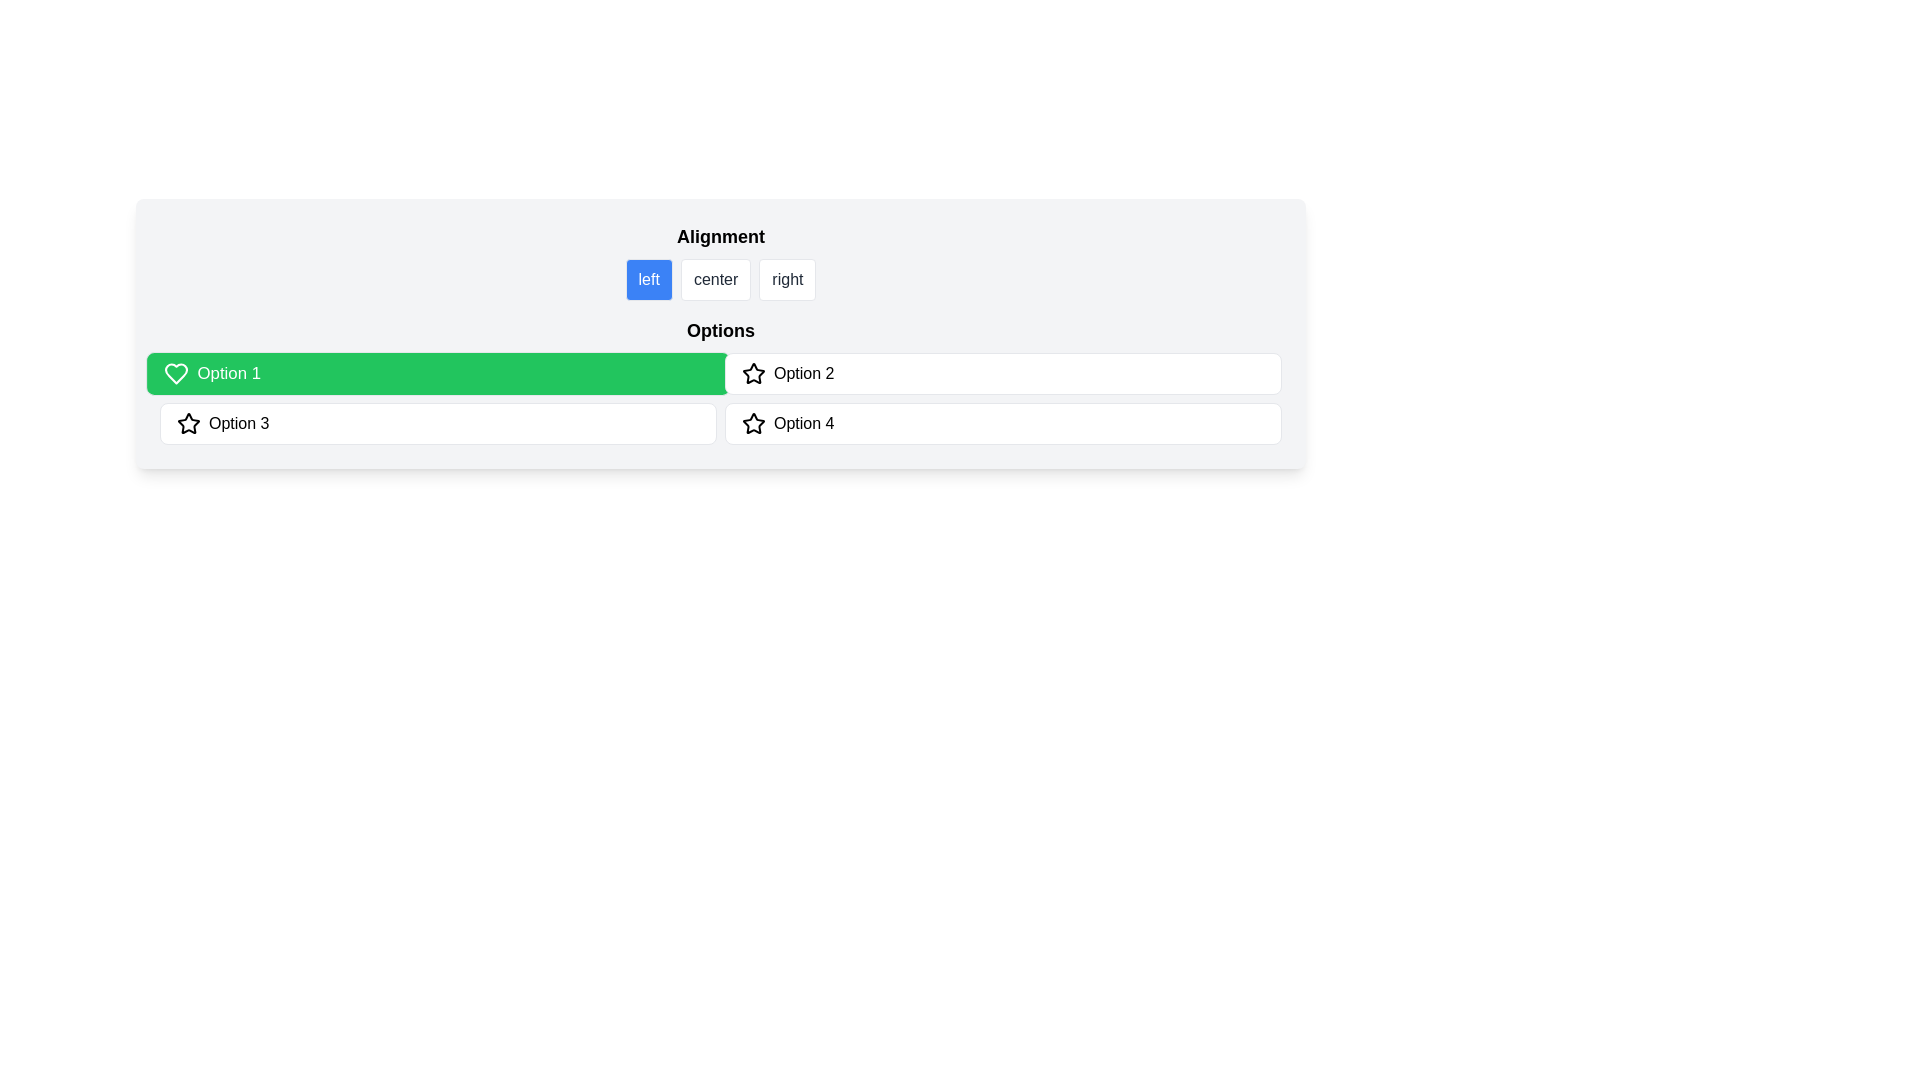  What do you see at coordinates (716, 280) in the screenshot?
I see `the 'center' alignment button located between the 'left' (blue background) and 'right' (white background) buttons` at bounding box center [716, 280].